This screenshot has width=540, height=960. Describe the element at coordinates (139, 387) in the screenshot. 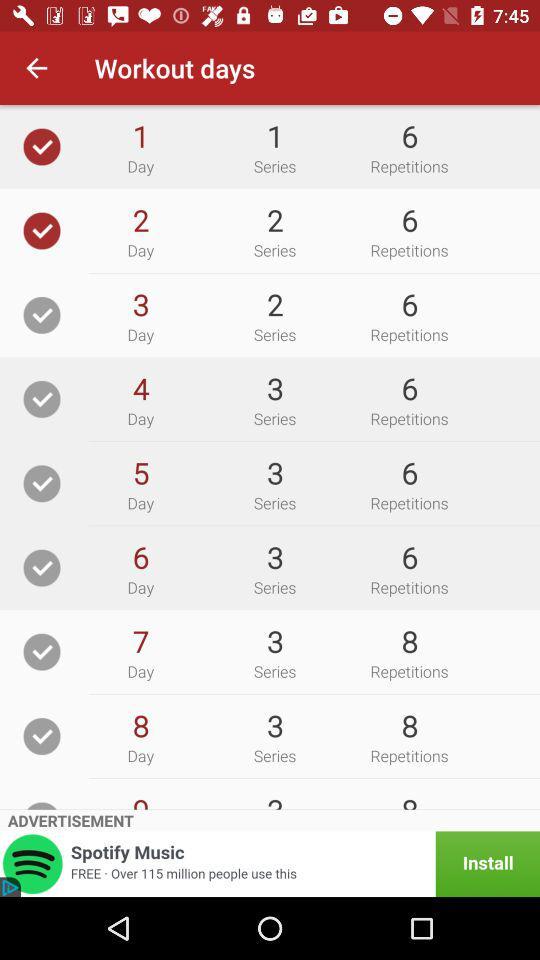

I see `the item to the left of the 3 icon` at that location.